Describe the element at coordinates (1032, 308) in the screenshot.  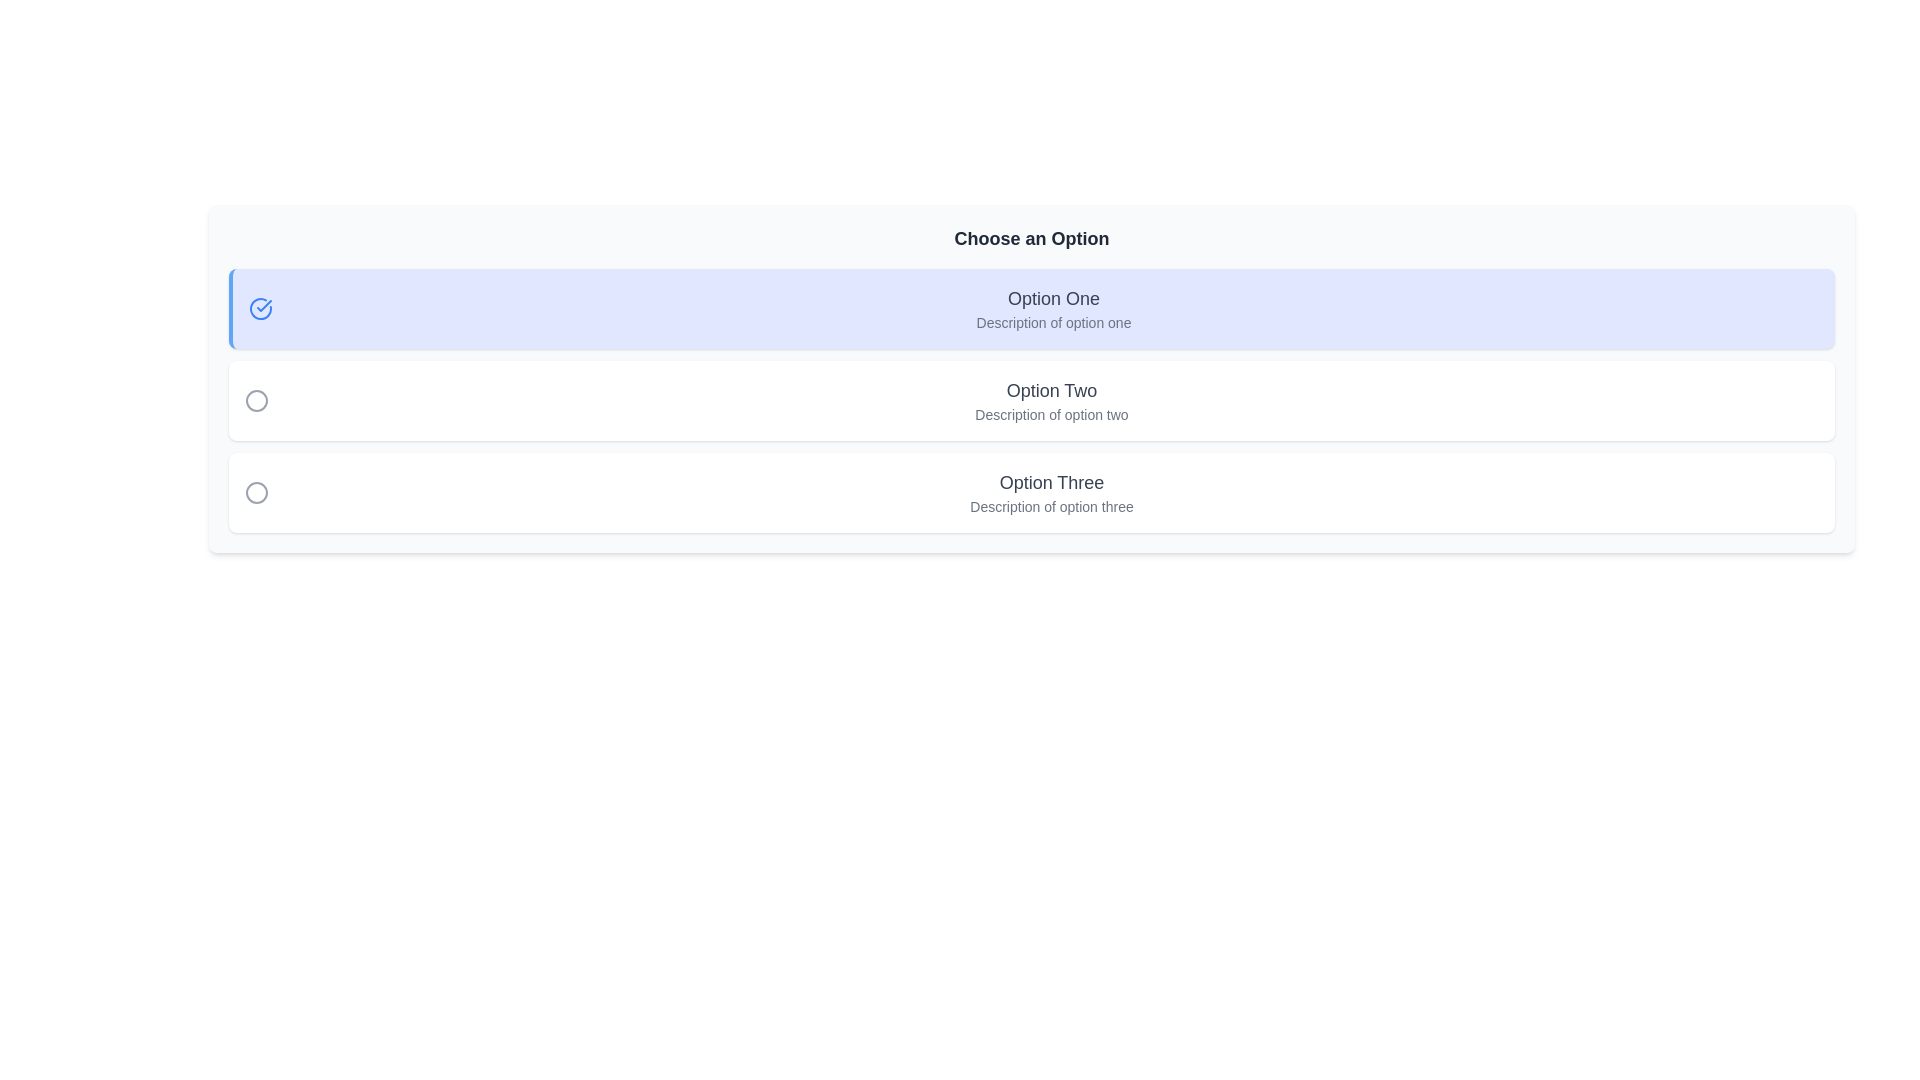
I see `the first button in the vertically stacked group of options, located below the heading 'Choose an Option'` at that location.